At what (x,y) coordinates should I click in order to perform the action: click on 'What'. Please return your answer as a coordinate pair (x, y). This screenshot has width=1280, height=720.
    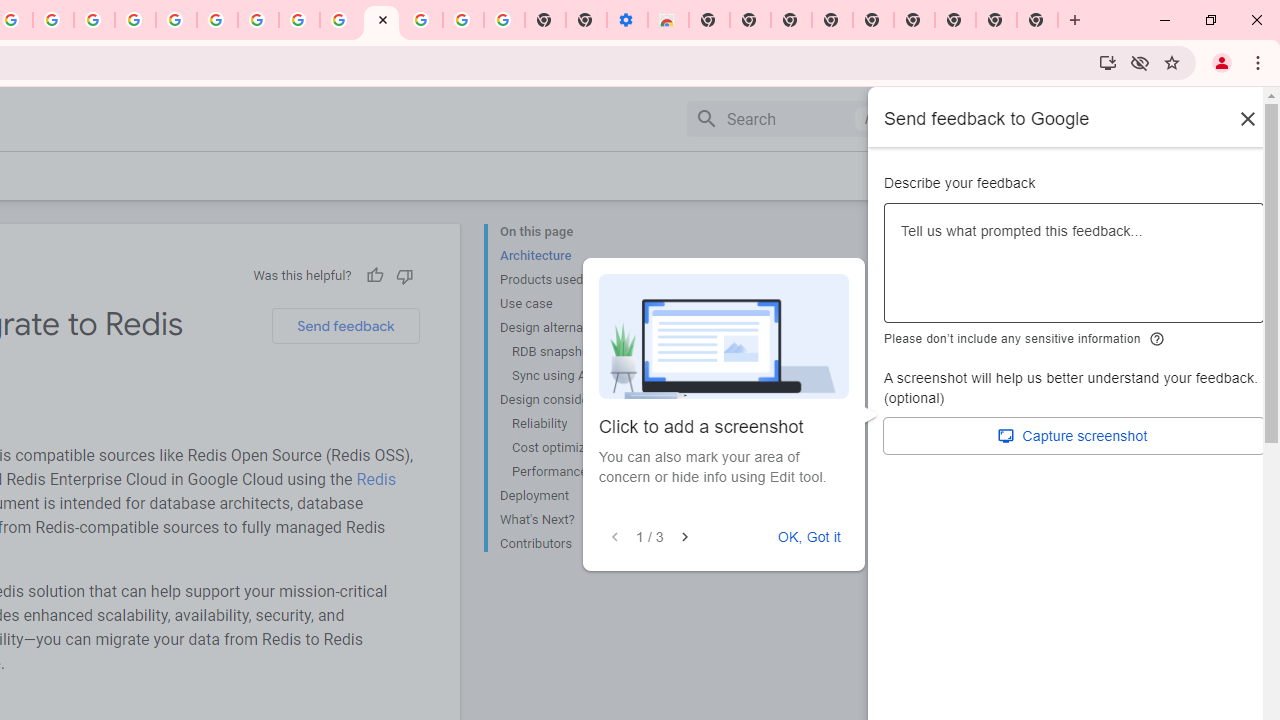
    Looking at the image, I should click on (579, 519).